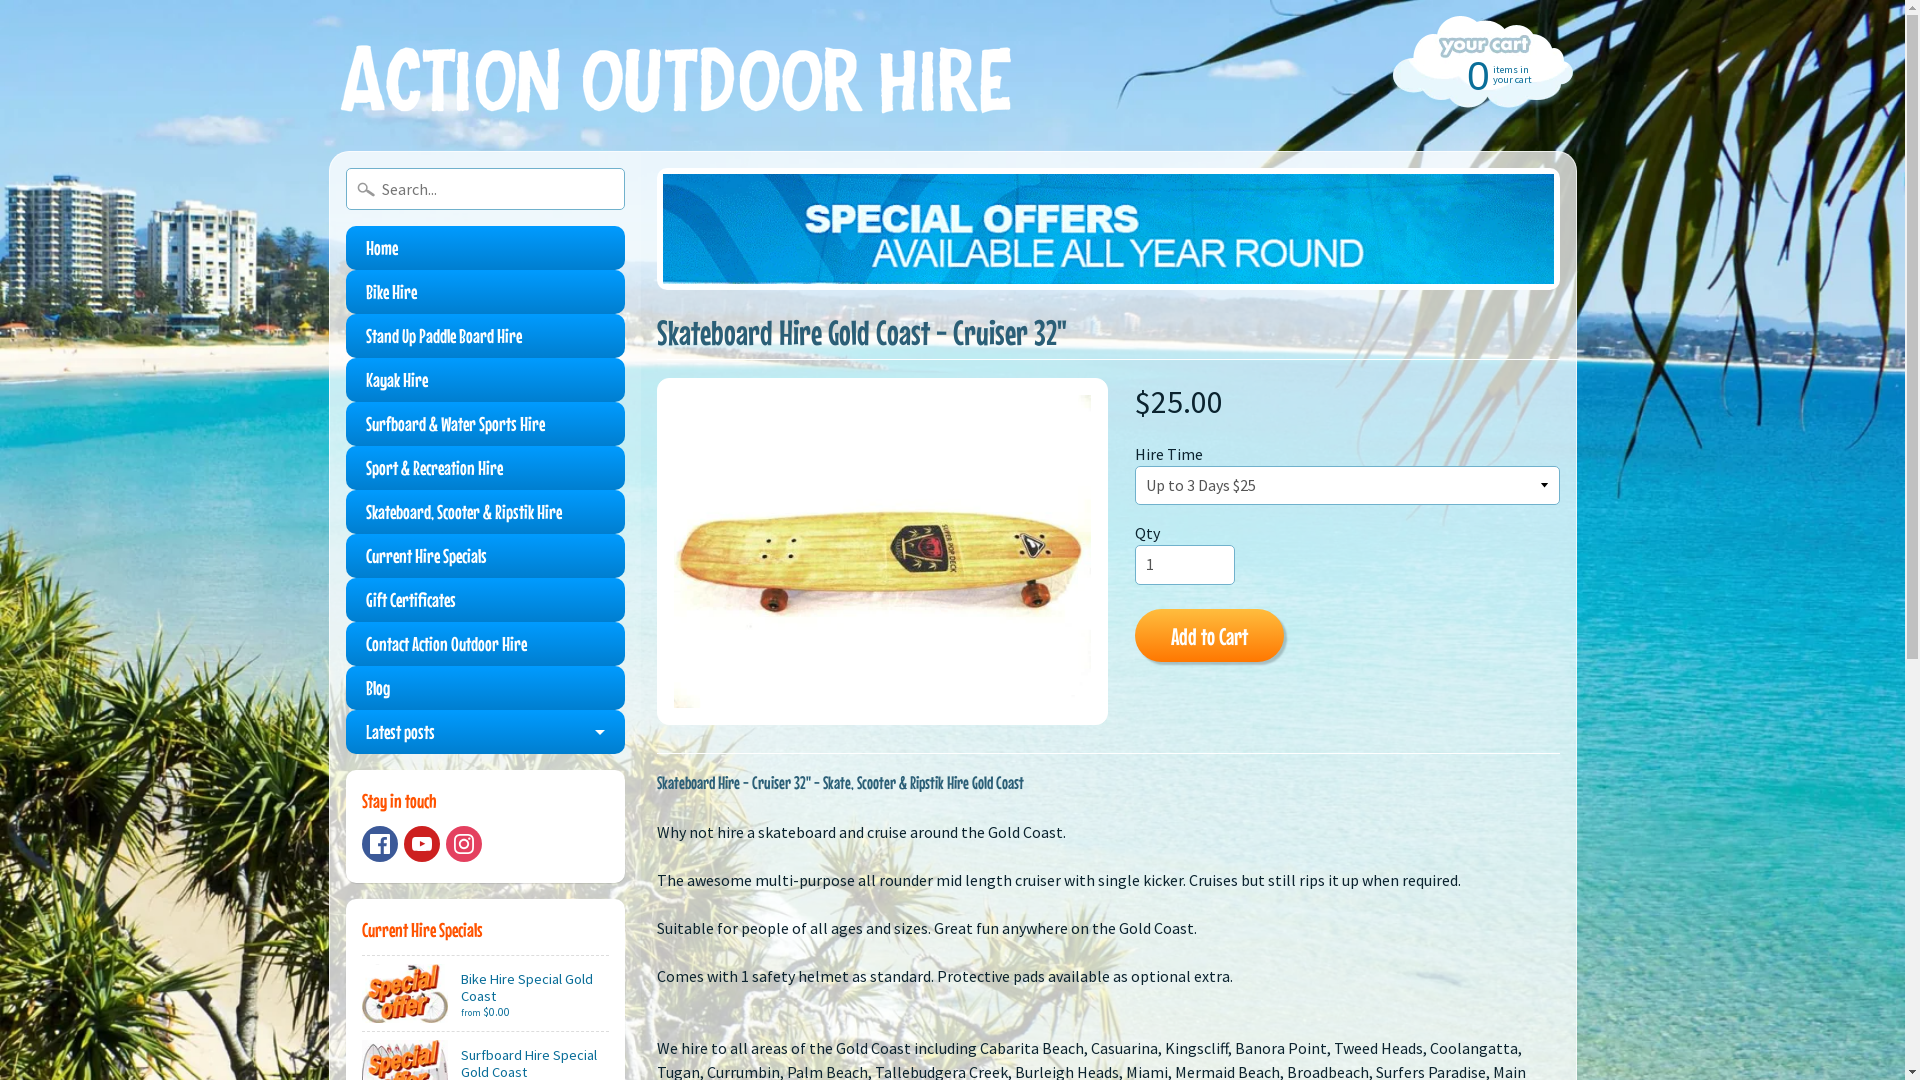 The image size is (1920, 1080). I want to click on 'Surfboard & Water Sports Hire', so click(485, 423).